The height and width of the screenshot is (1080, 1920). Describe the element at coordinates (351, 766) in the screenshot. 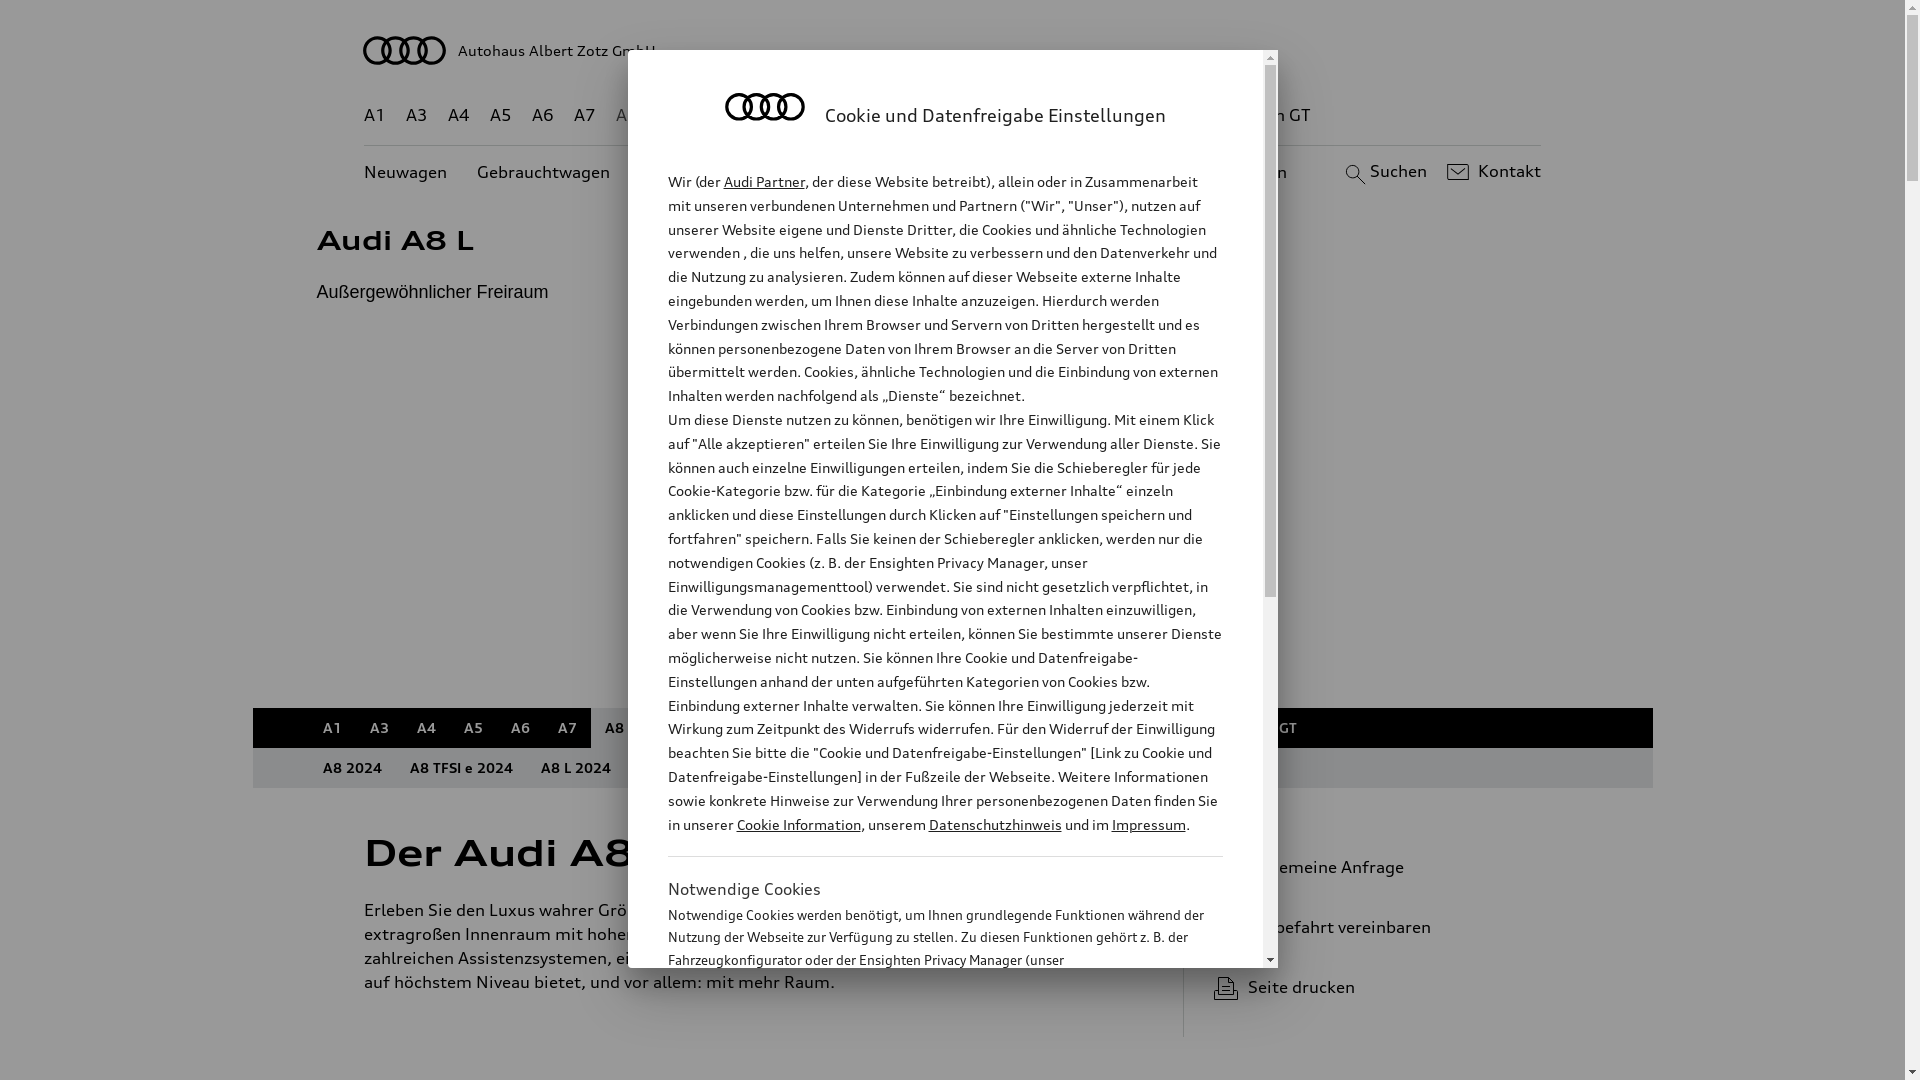

I see `'A8 2024'` at that location.